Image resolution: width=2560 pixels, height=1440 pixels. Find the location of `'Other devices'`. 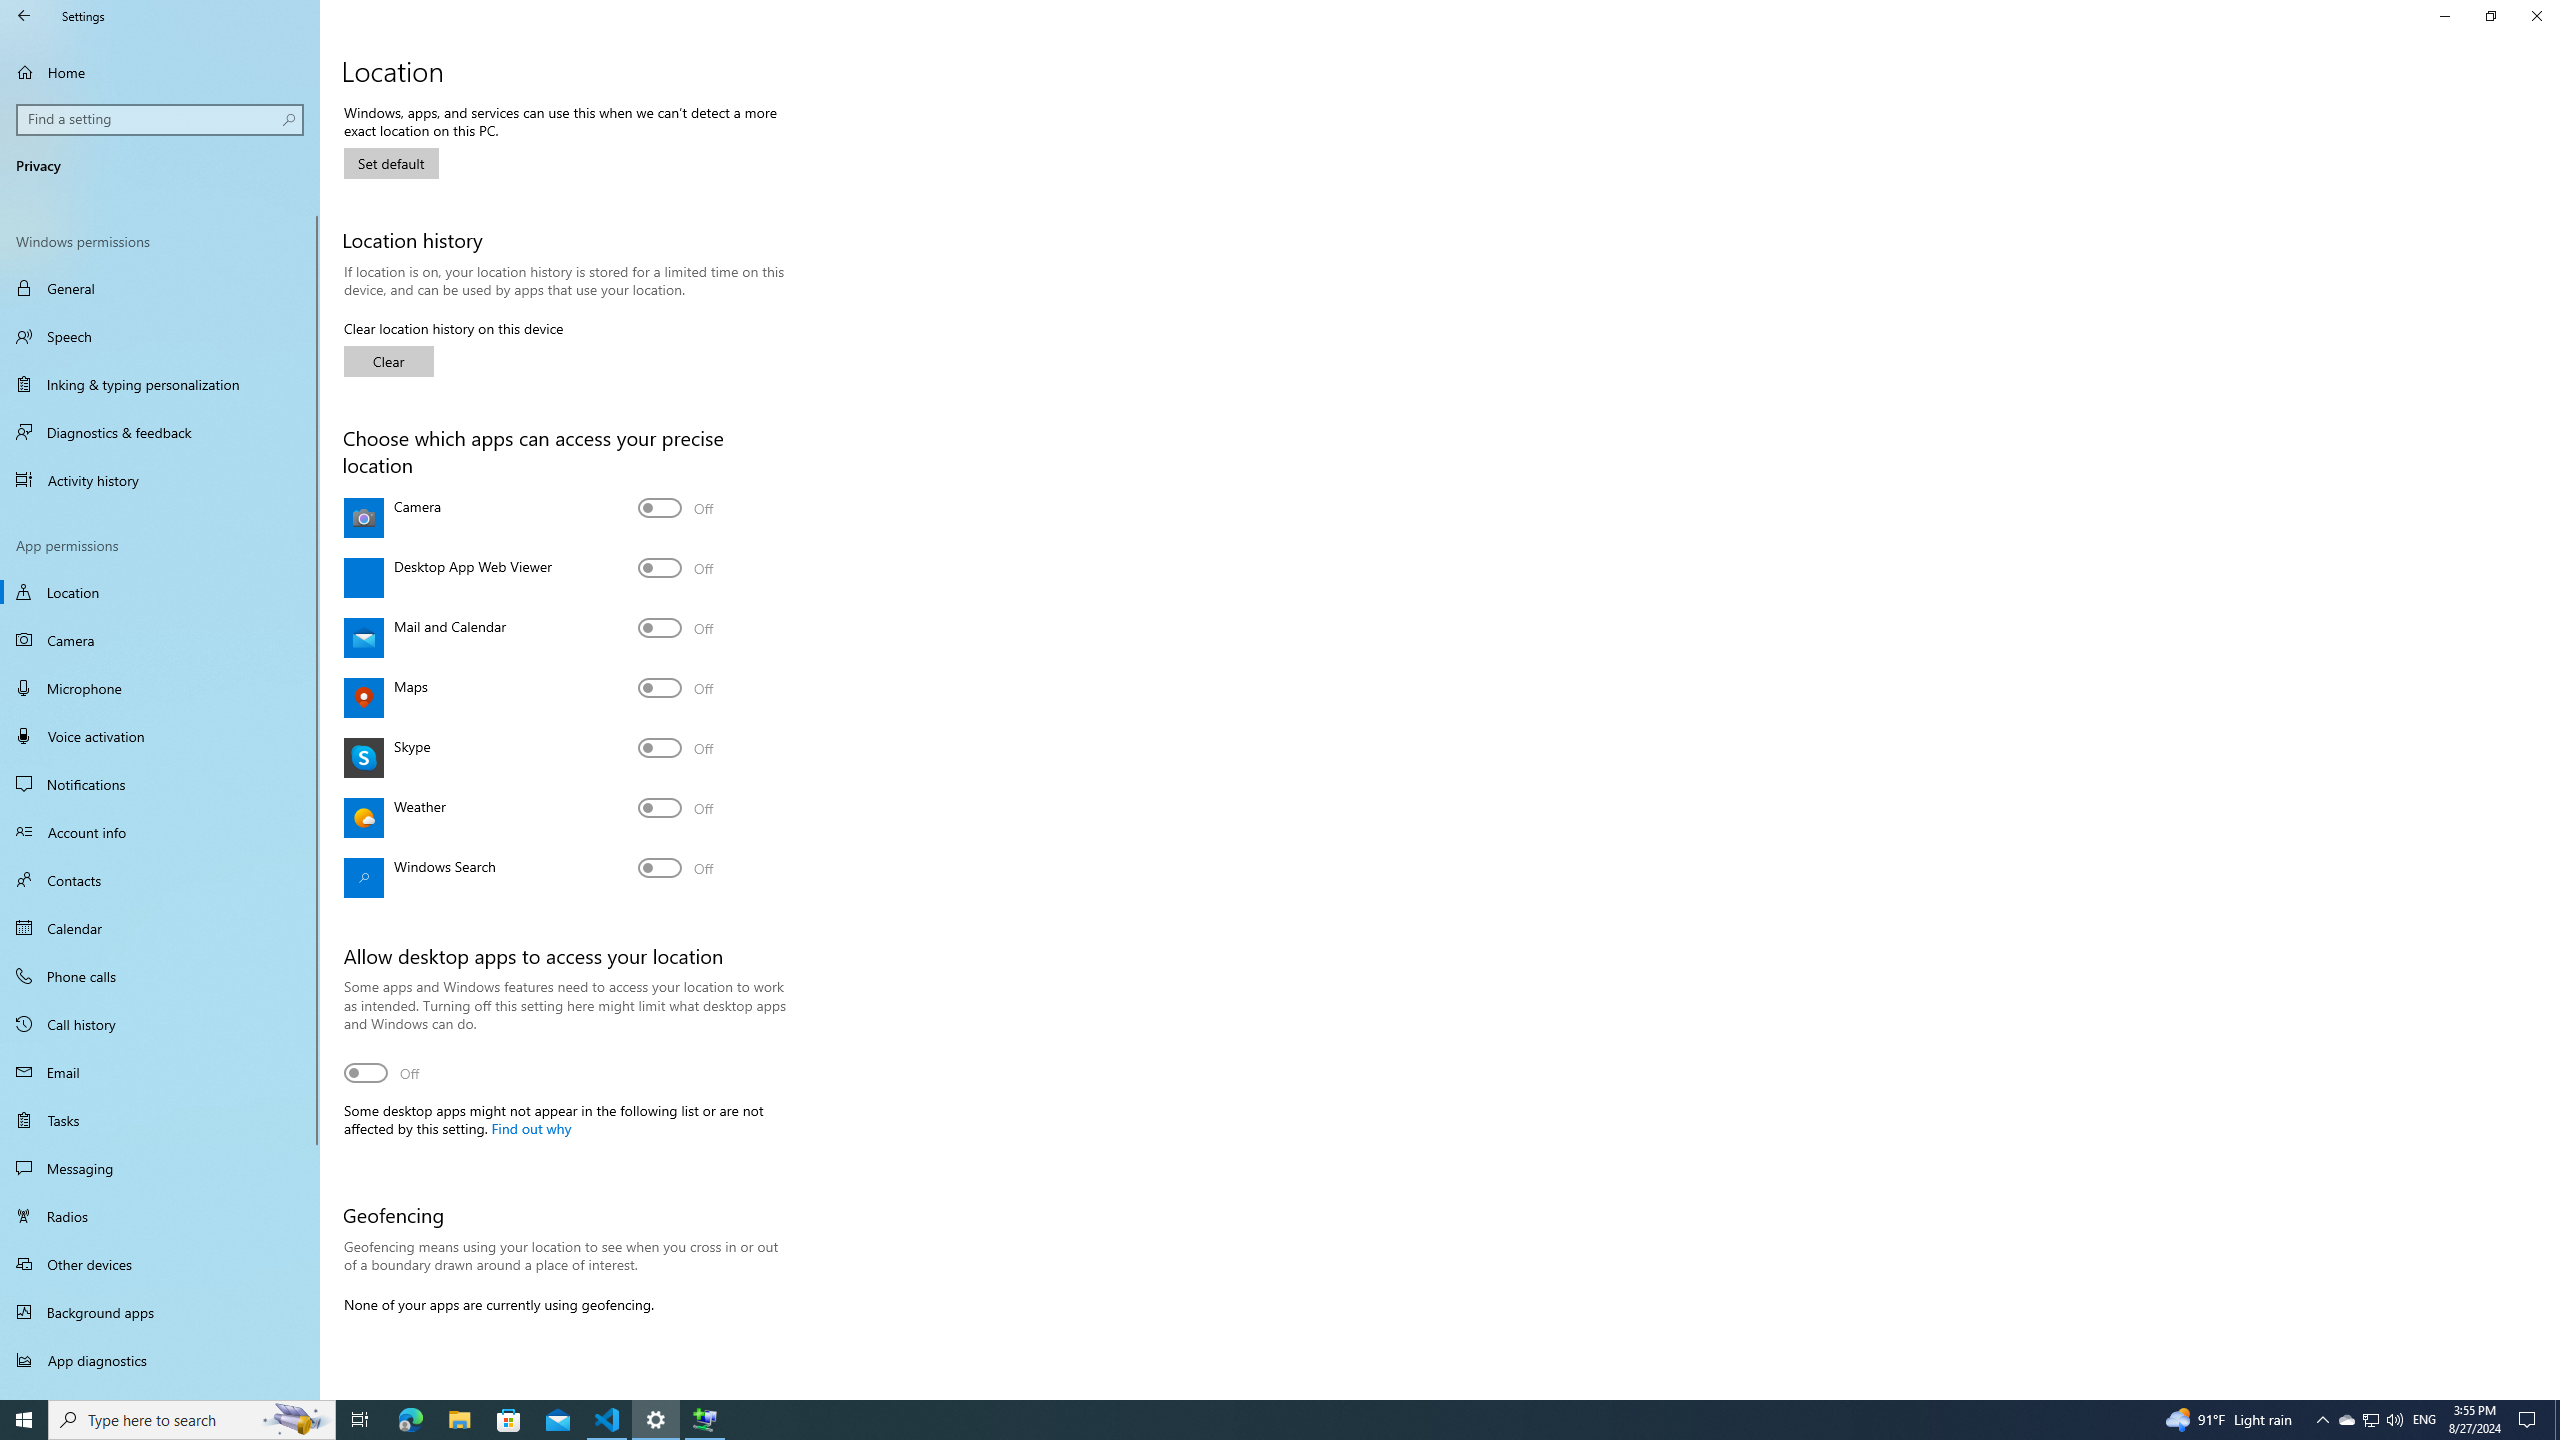

'Other devices' is located at coordinates (159, 1263).